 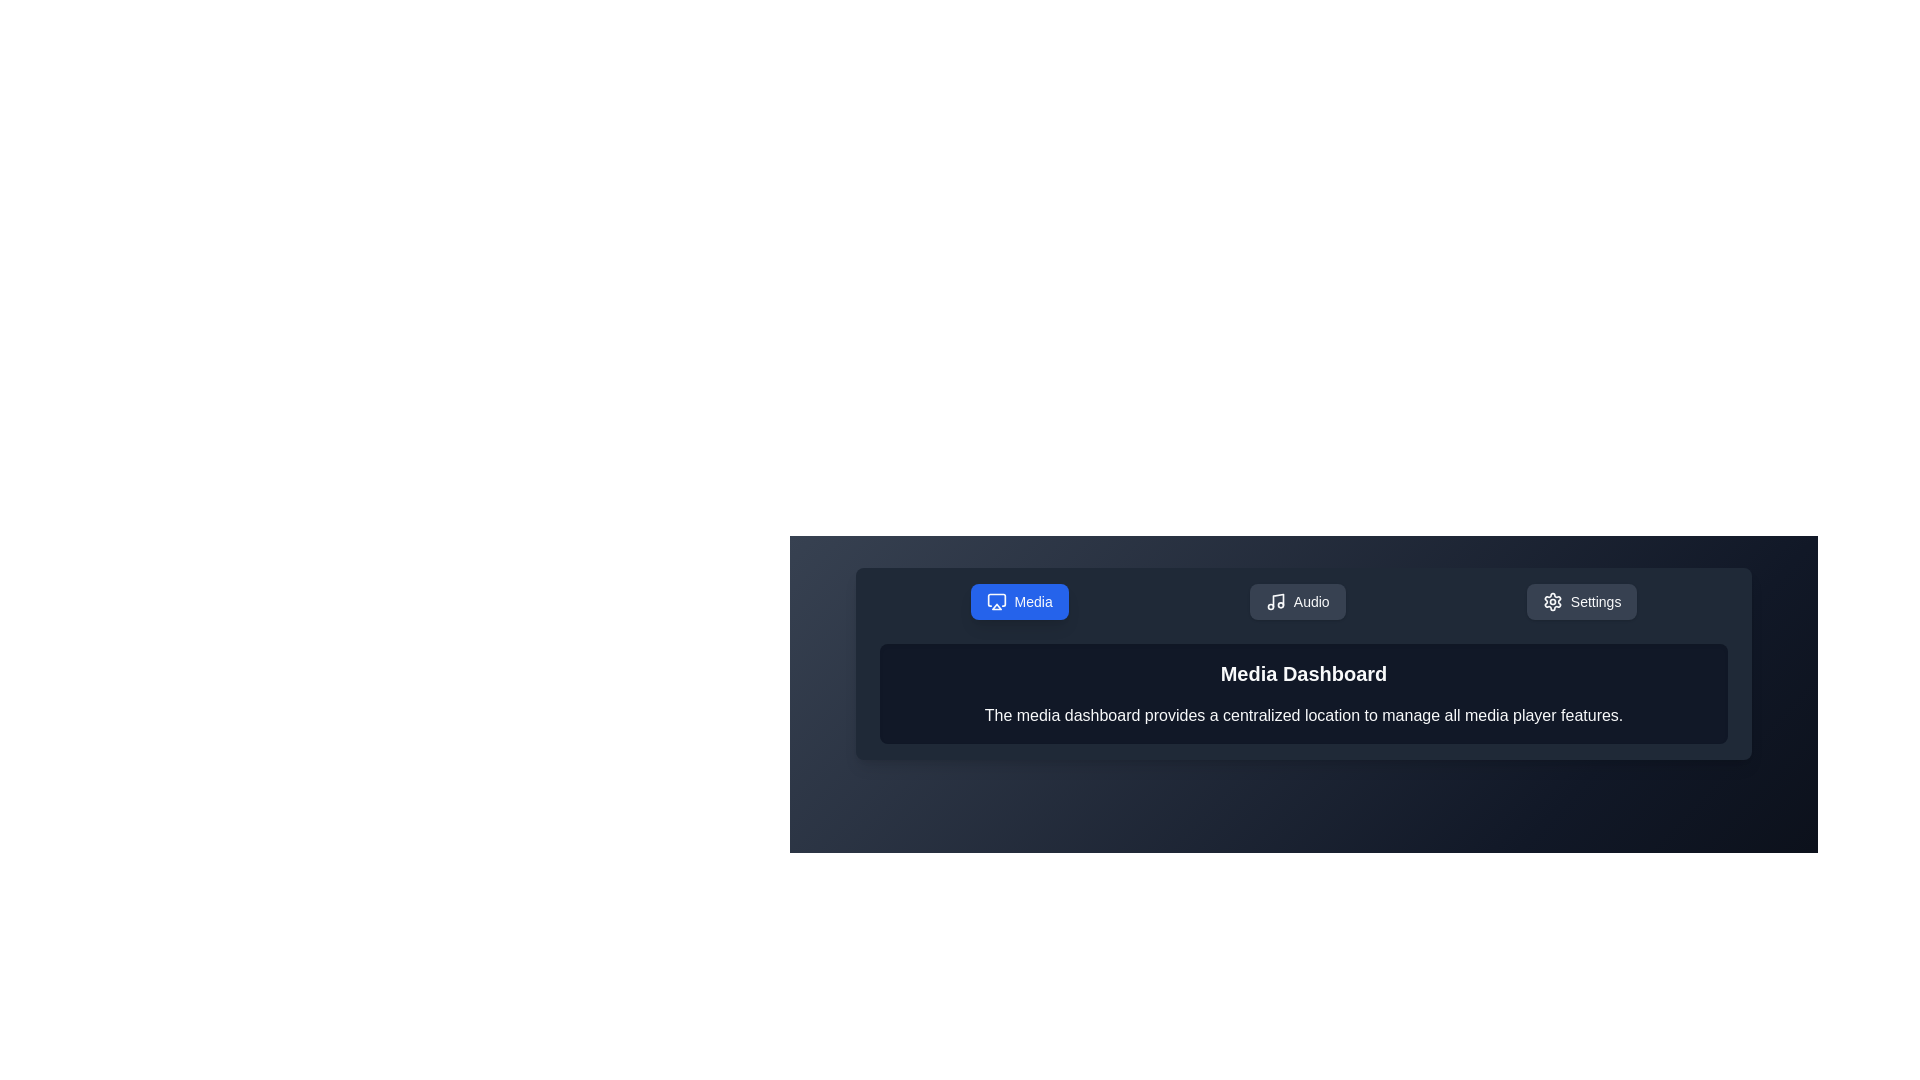 I want to click on the gear-shaped icon representing the settings feature located at the center of the 'Settings' button on the upper-right side of the media dashboard interface, so click(x=1551, y=600).